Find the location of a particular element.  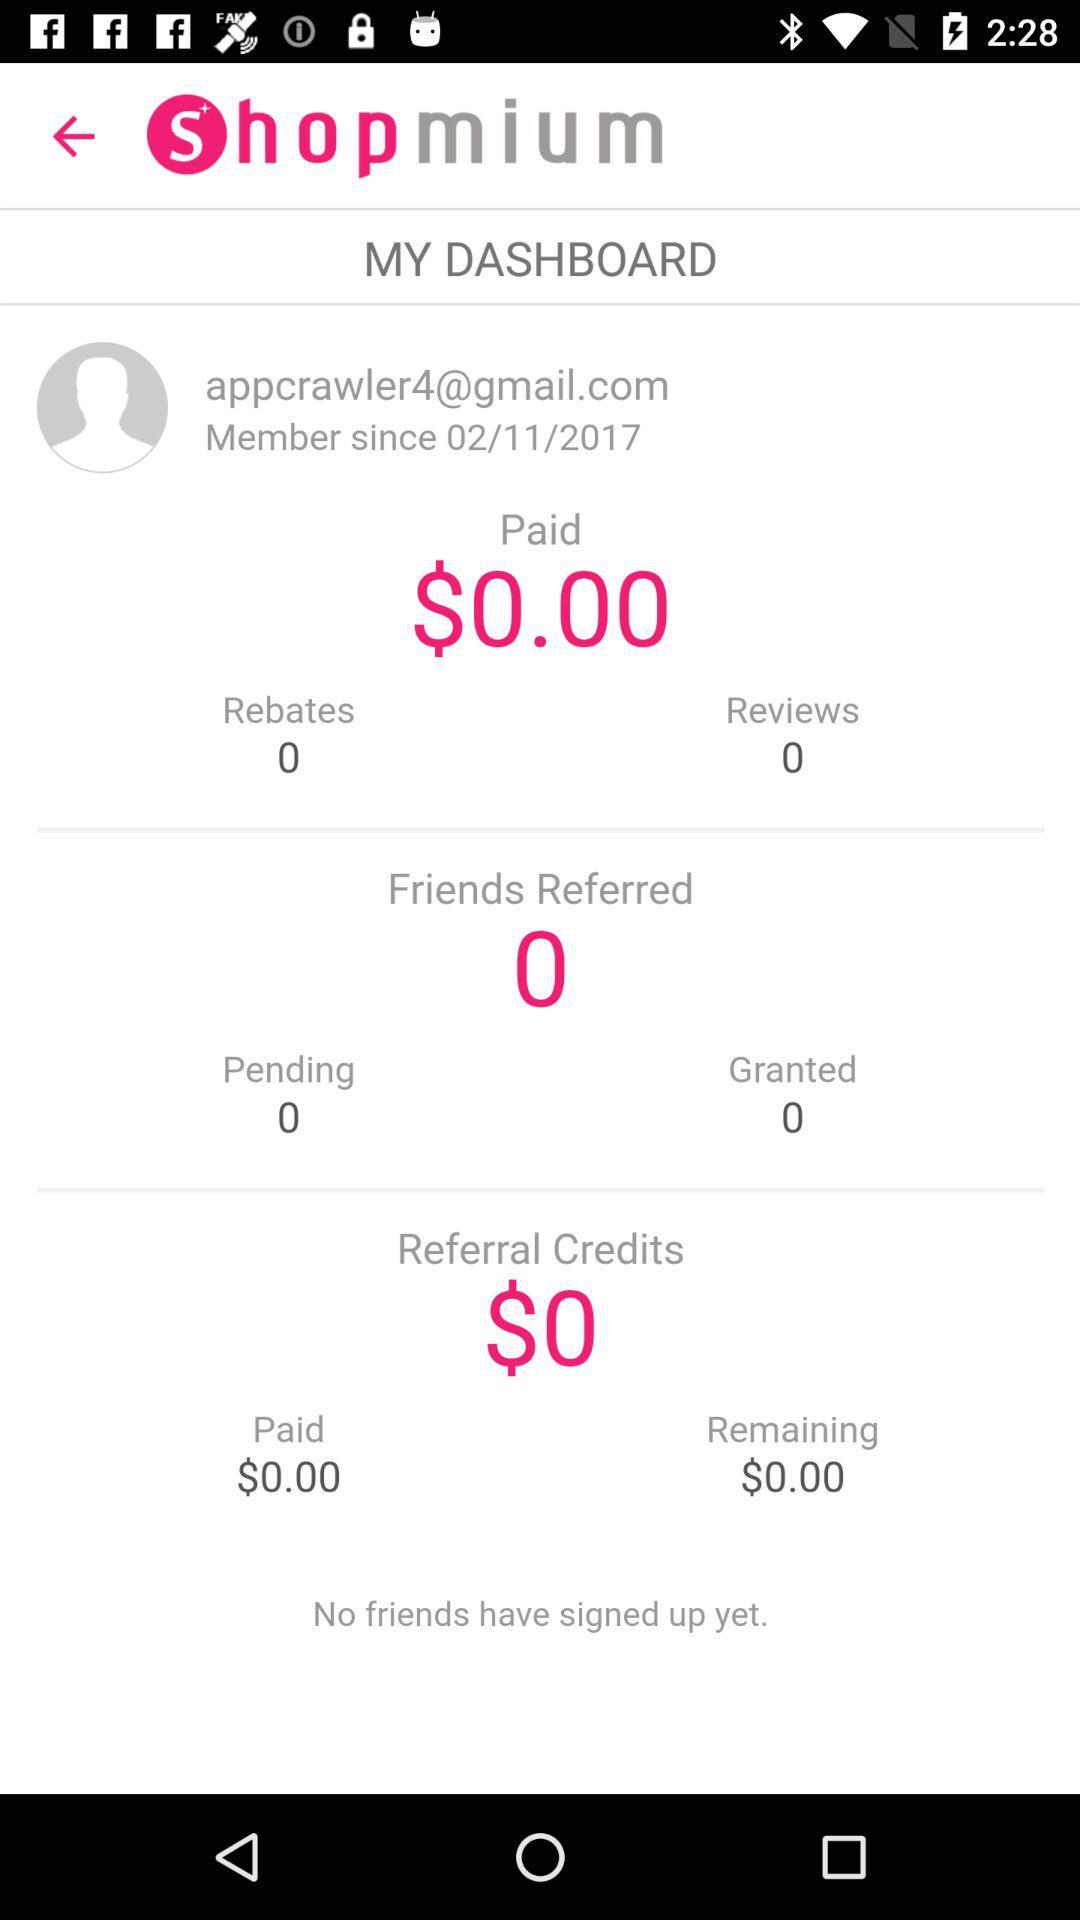

main canvas is located at coordinates (540, 1048).